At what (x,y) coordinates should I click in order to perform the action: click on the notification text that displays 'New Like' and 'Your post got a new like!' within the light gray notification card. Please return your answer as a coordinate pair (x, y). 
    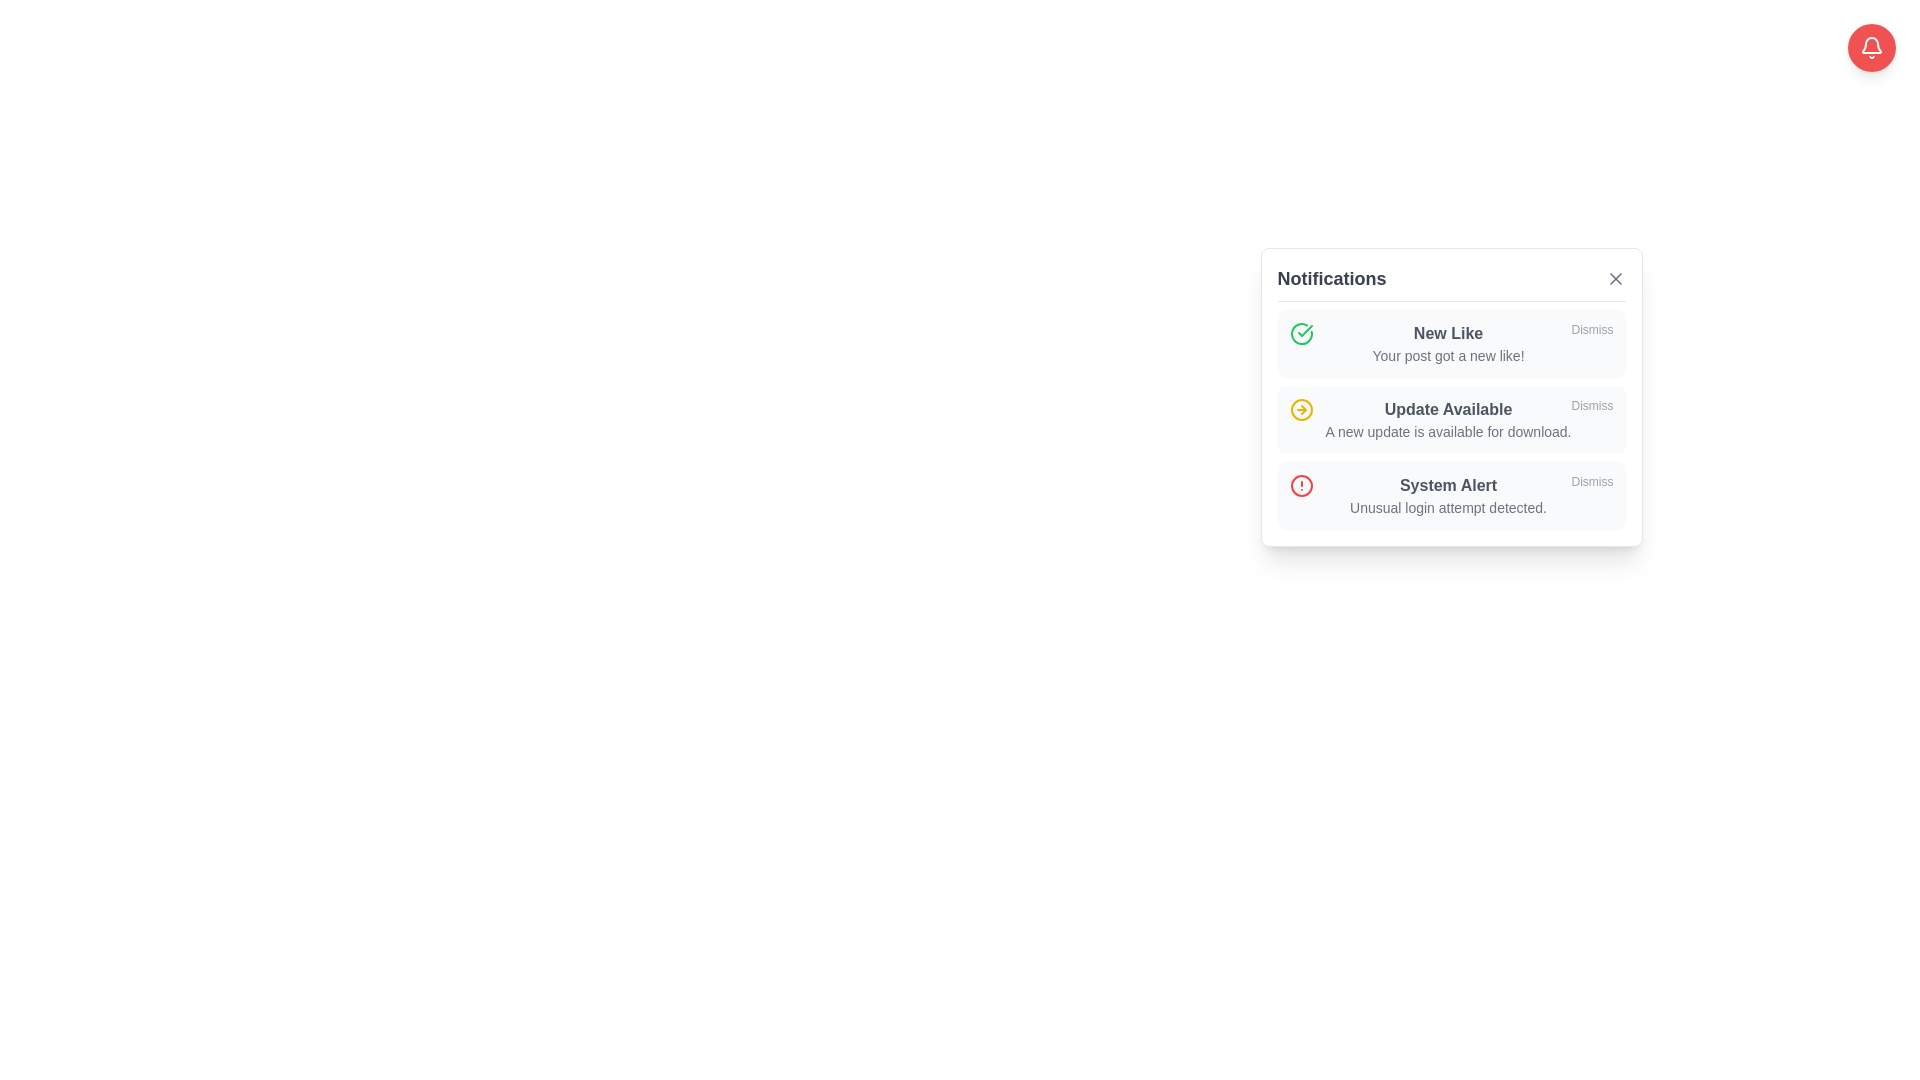
    Looking at the image, I should click on (1448, 342).